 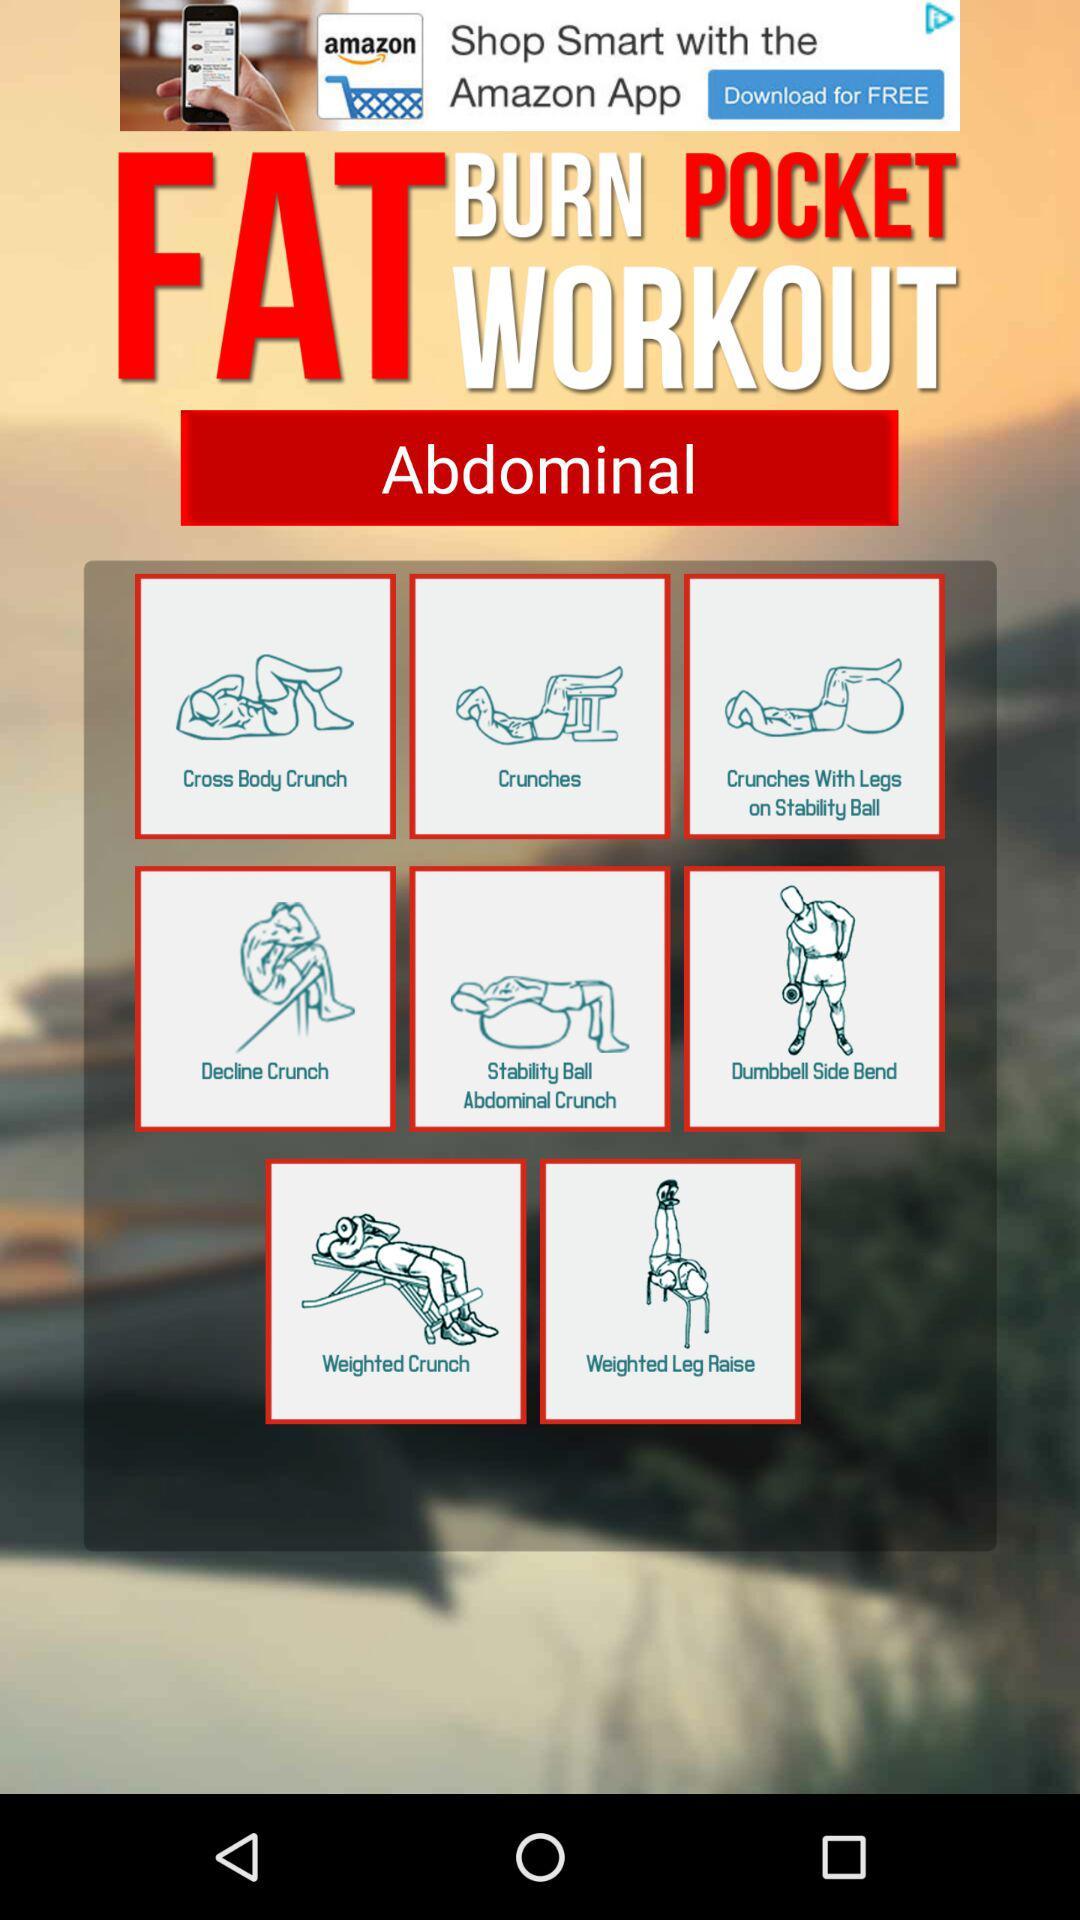 I want to click on show abdominal exercise, so click(x=538, y=466).